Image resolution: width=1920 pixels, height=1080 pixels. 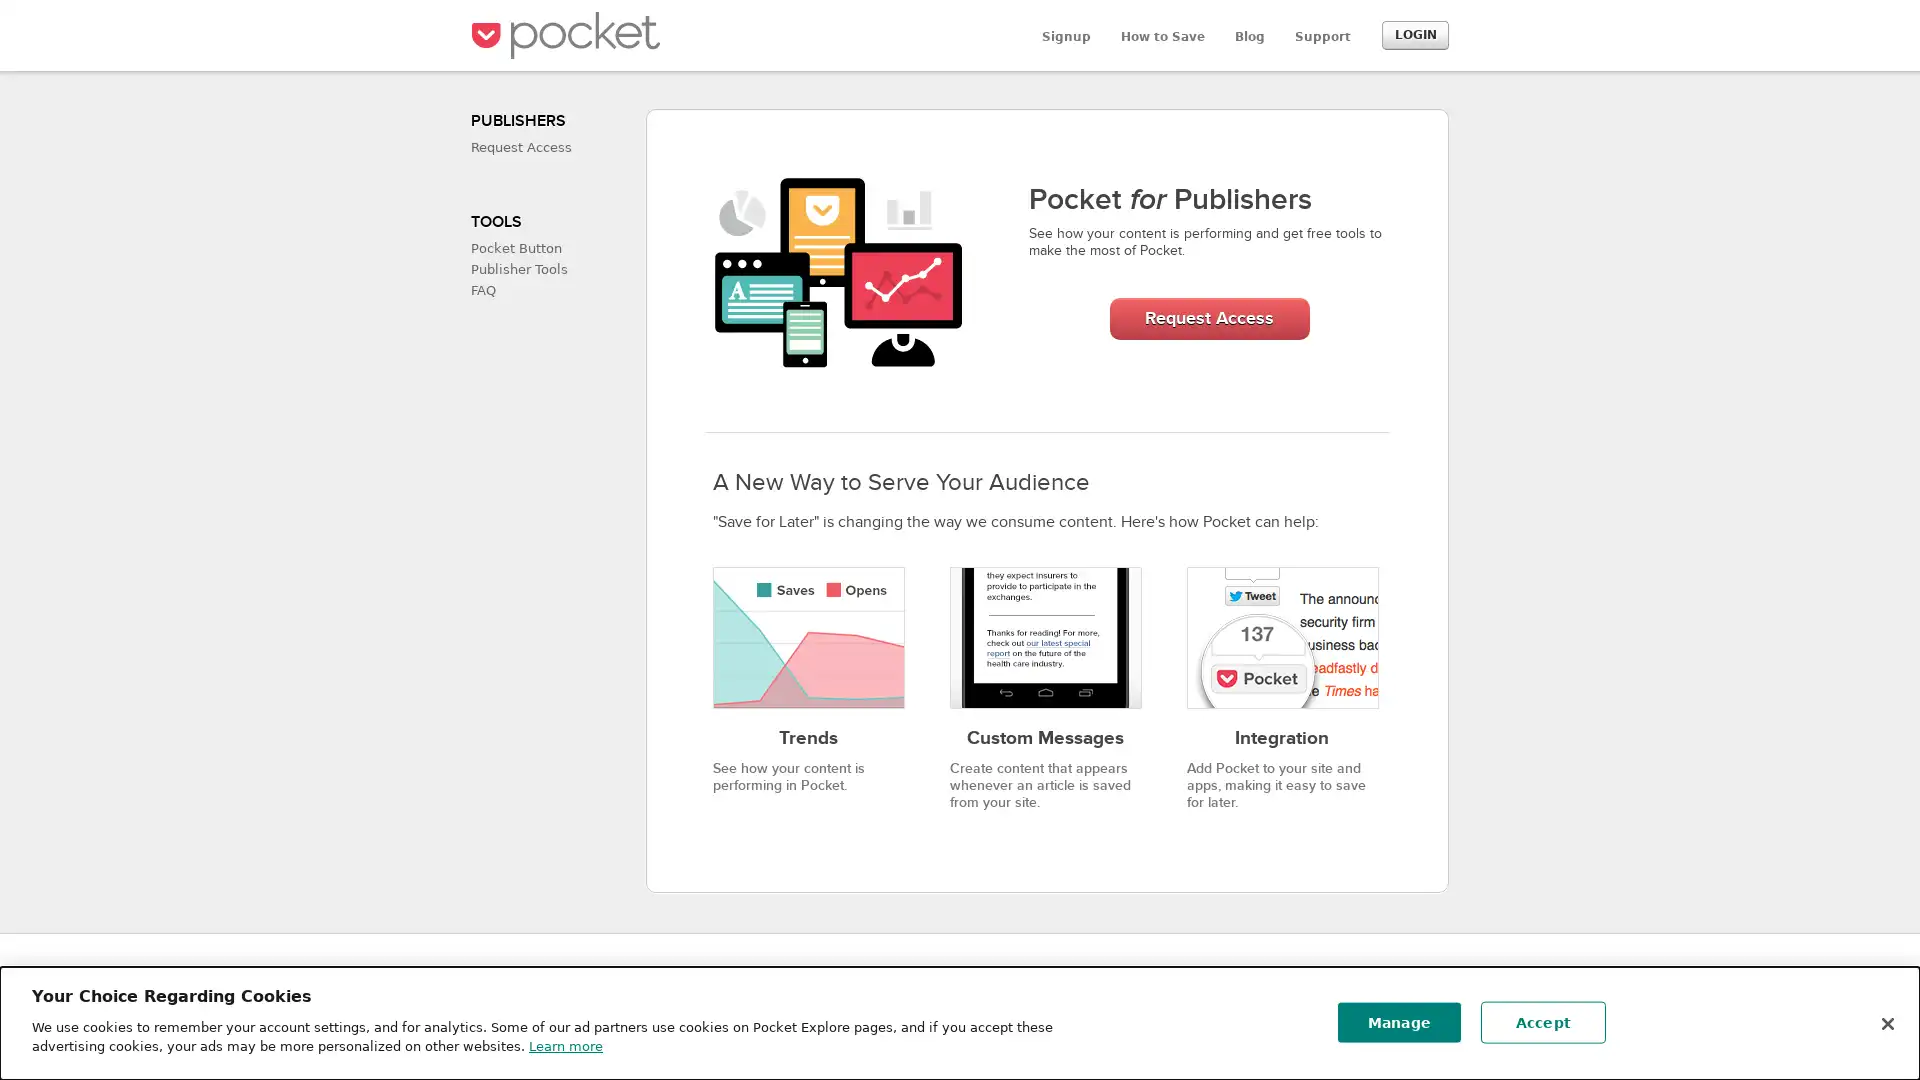 What do you see at coordinates (1397, 1022) in the screenshot?
I see `Manage` at bounding box center [1397, 1022].